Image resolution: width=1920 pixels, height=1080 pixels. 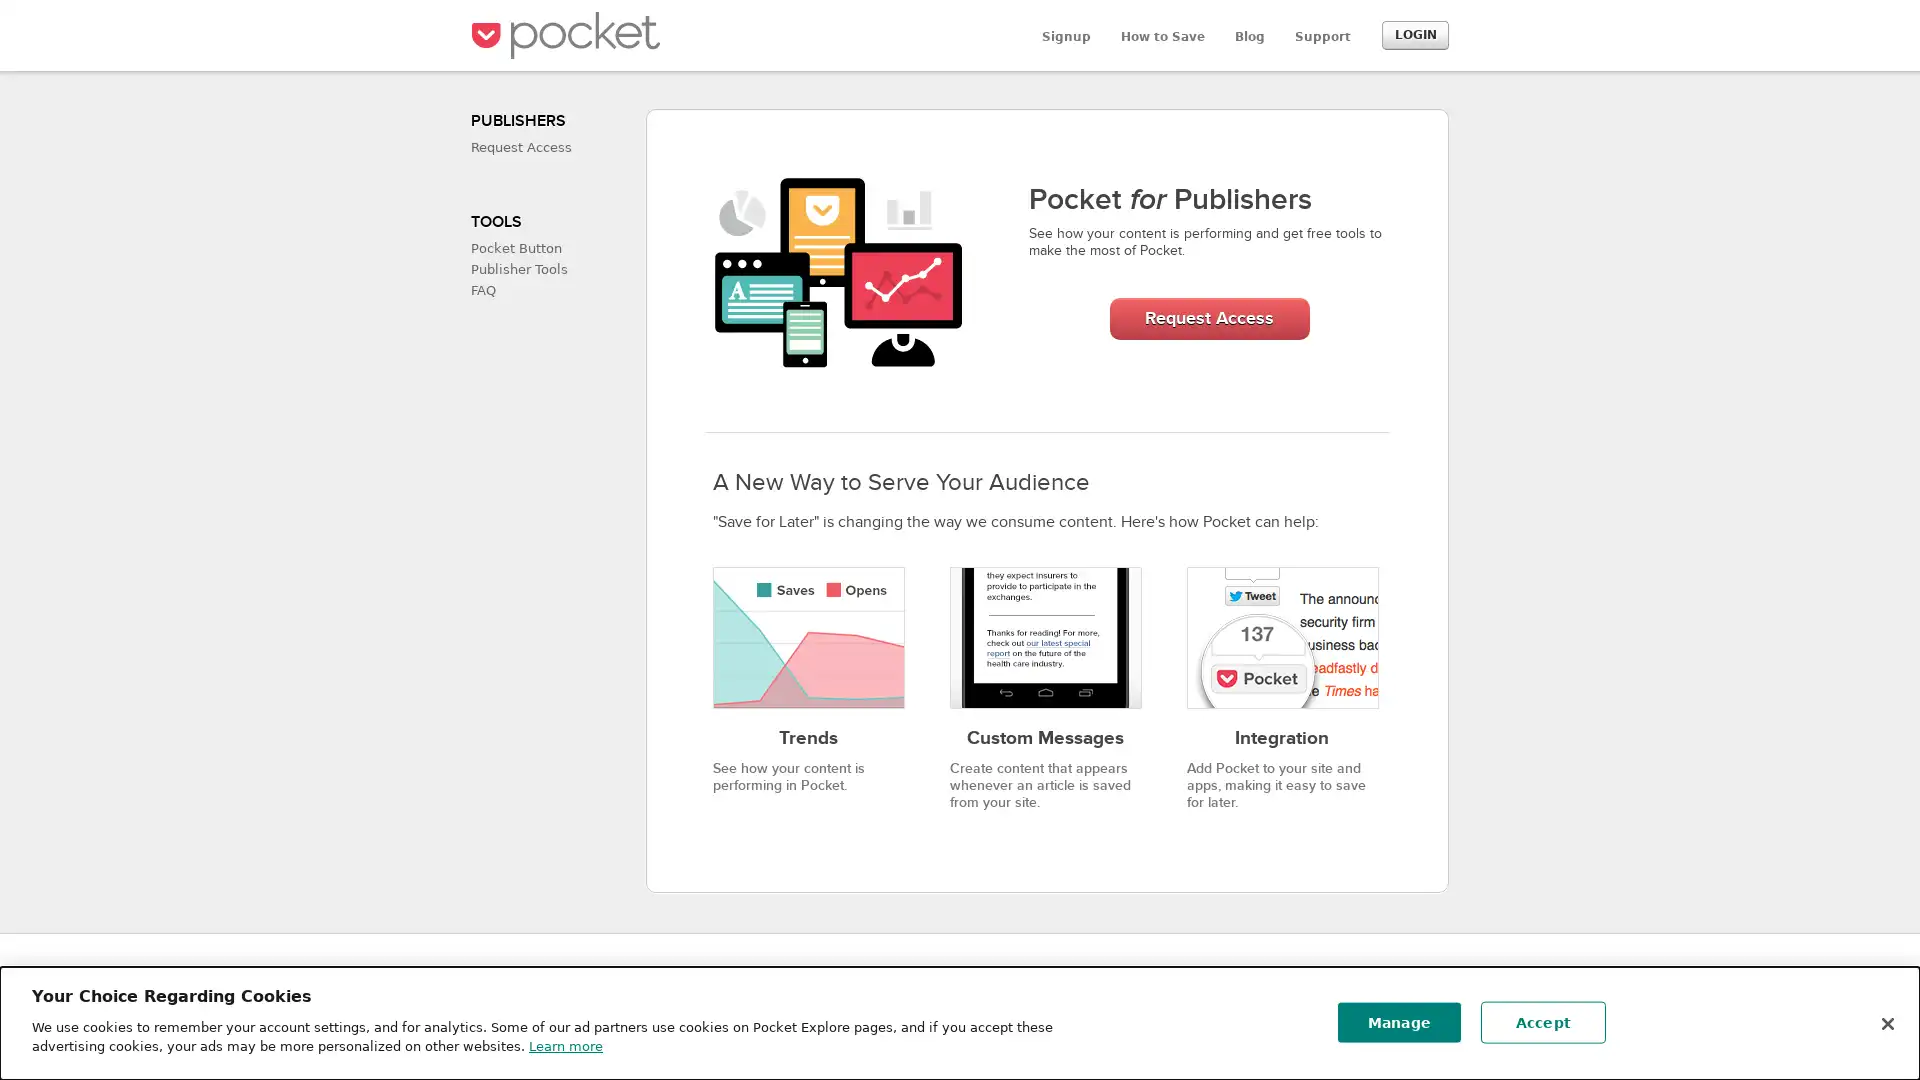 What do you see at coordinates (1397, 1022) in the screenshot?
I see `Manage` at bounding box center [1397, 1022].